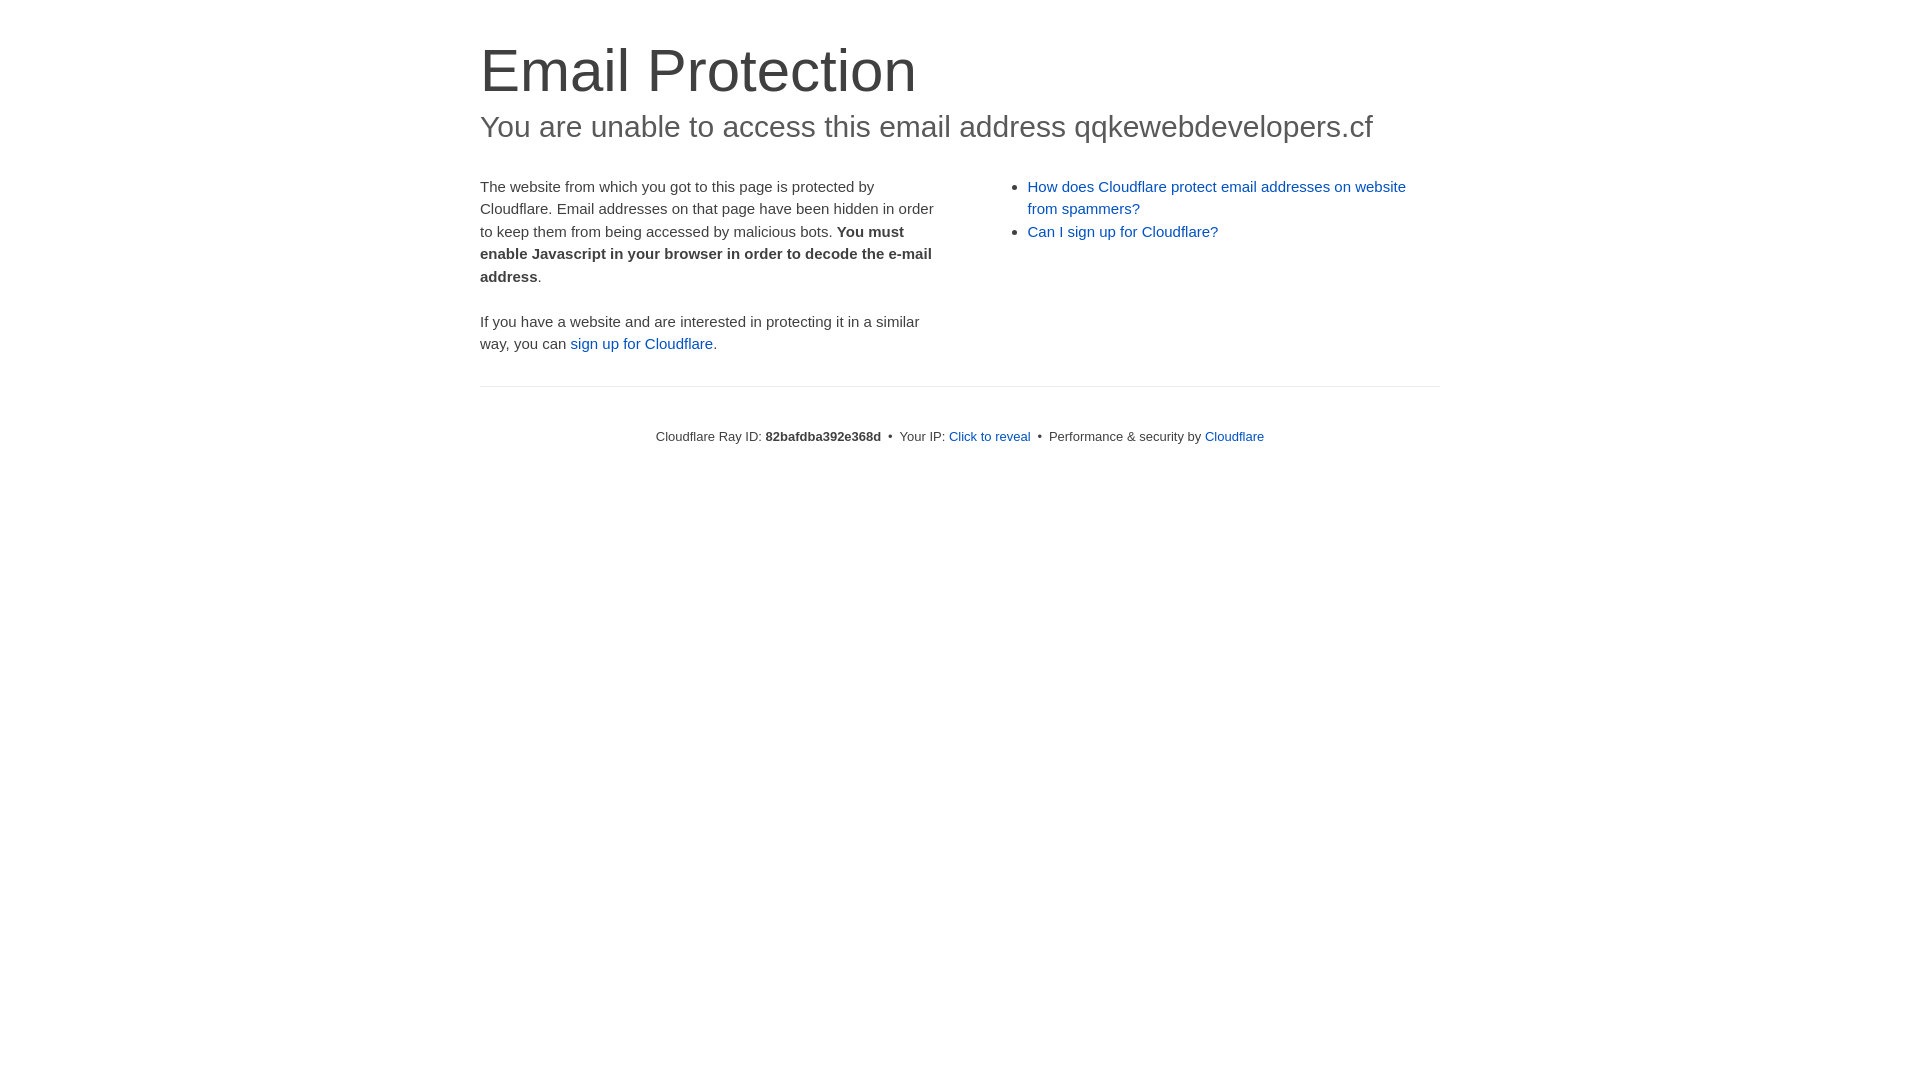 The width and height of the screenshot is (1920, 1080). I want to click on 'Click to reveal', so click(989, 435).